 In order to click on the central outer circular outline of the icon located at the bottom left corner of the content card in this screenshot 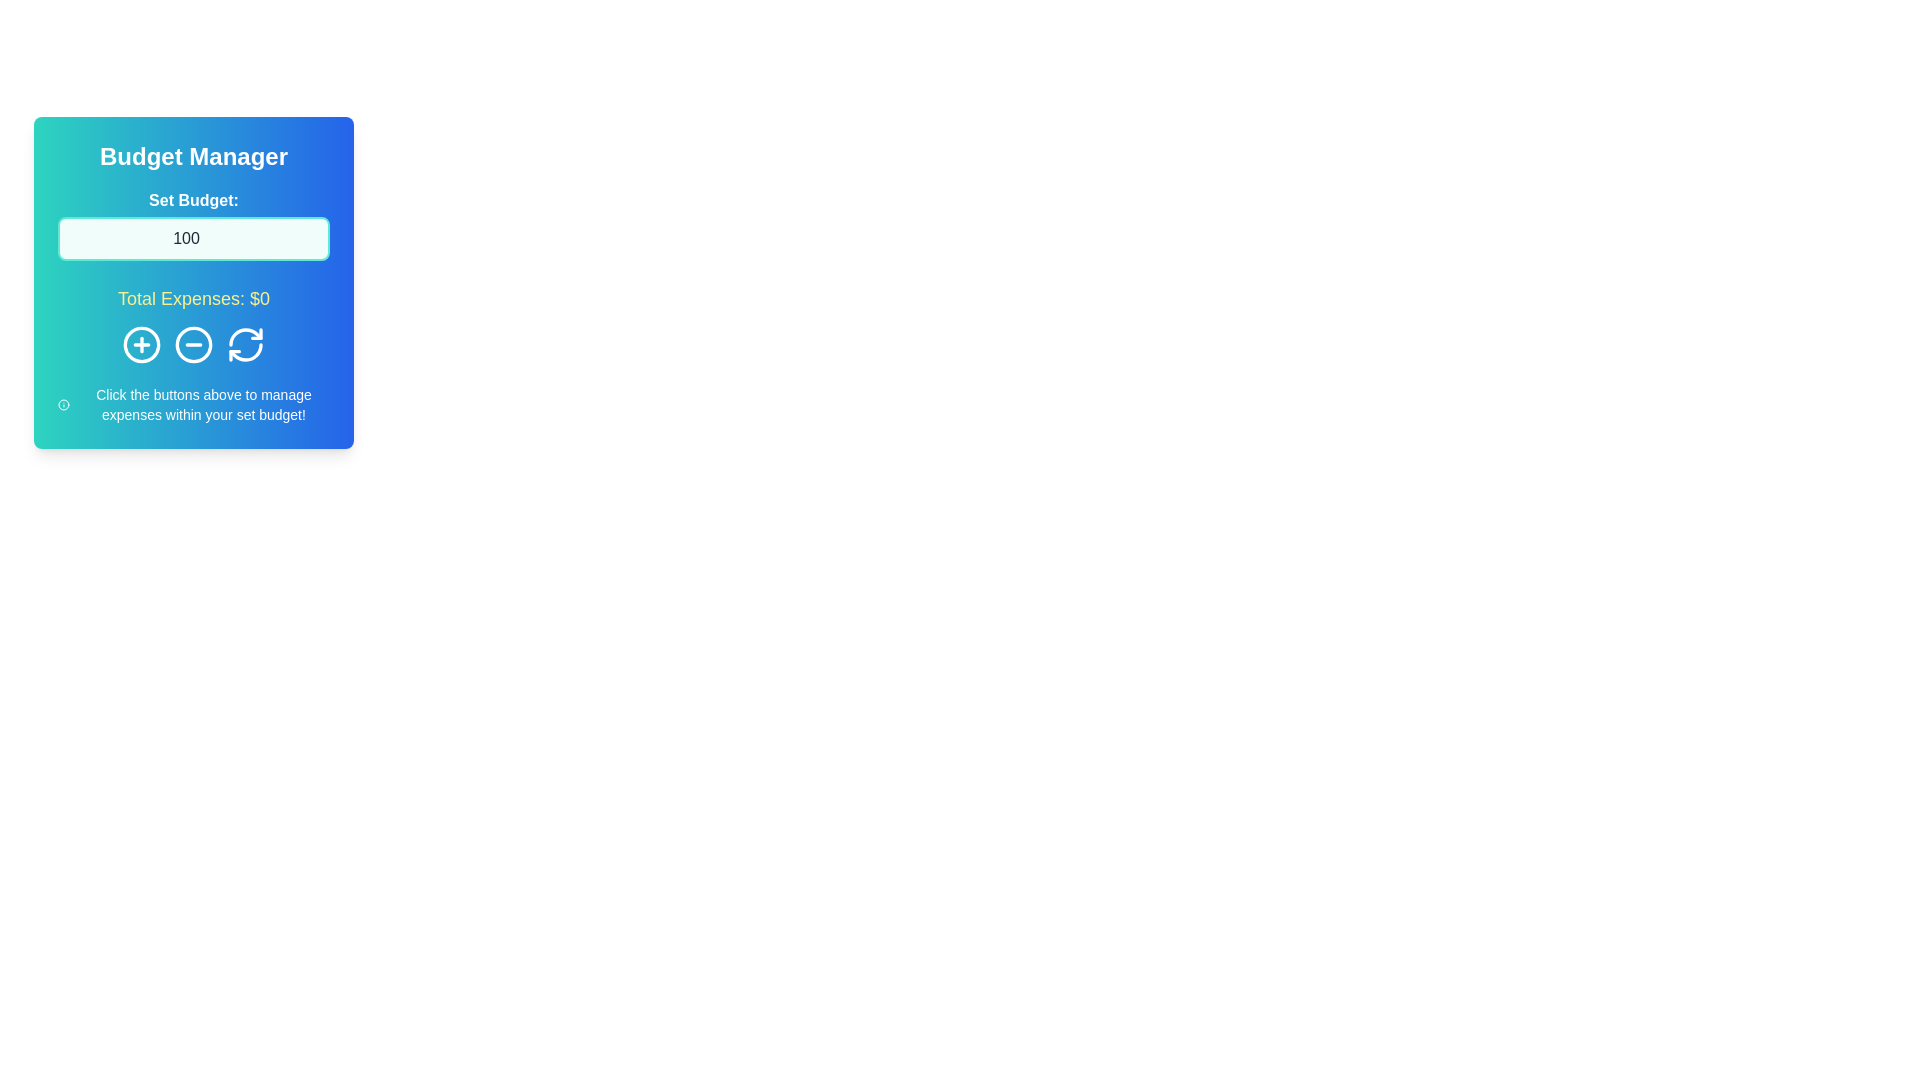, I will do `click(63, 405)`.